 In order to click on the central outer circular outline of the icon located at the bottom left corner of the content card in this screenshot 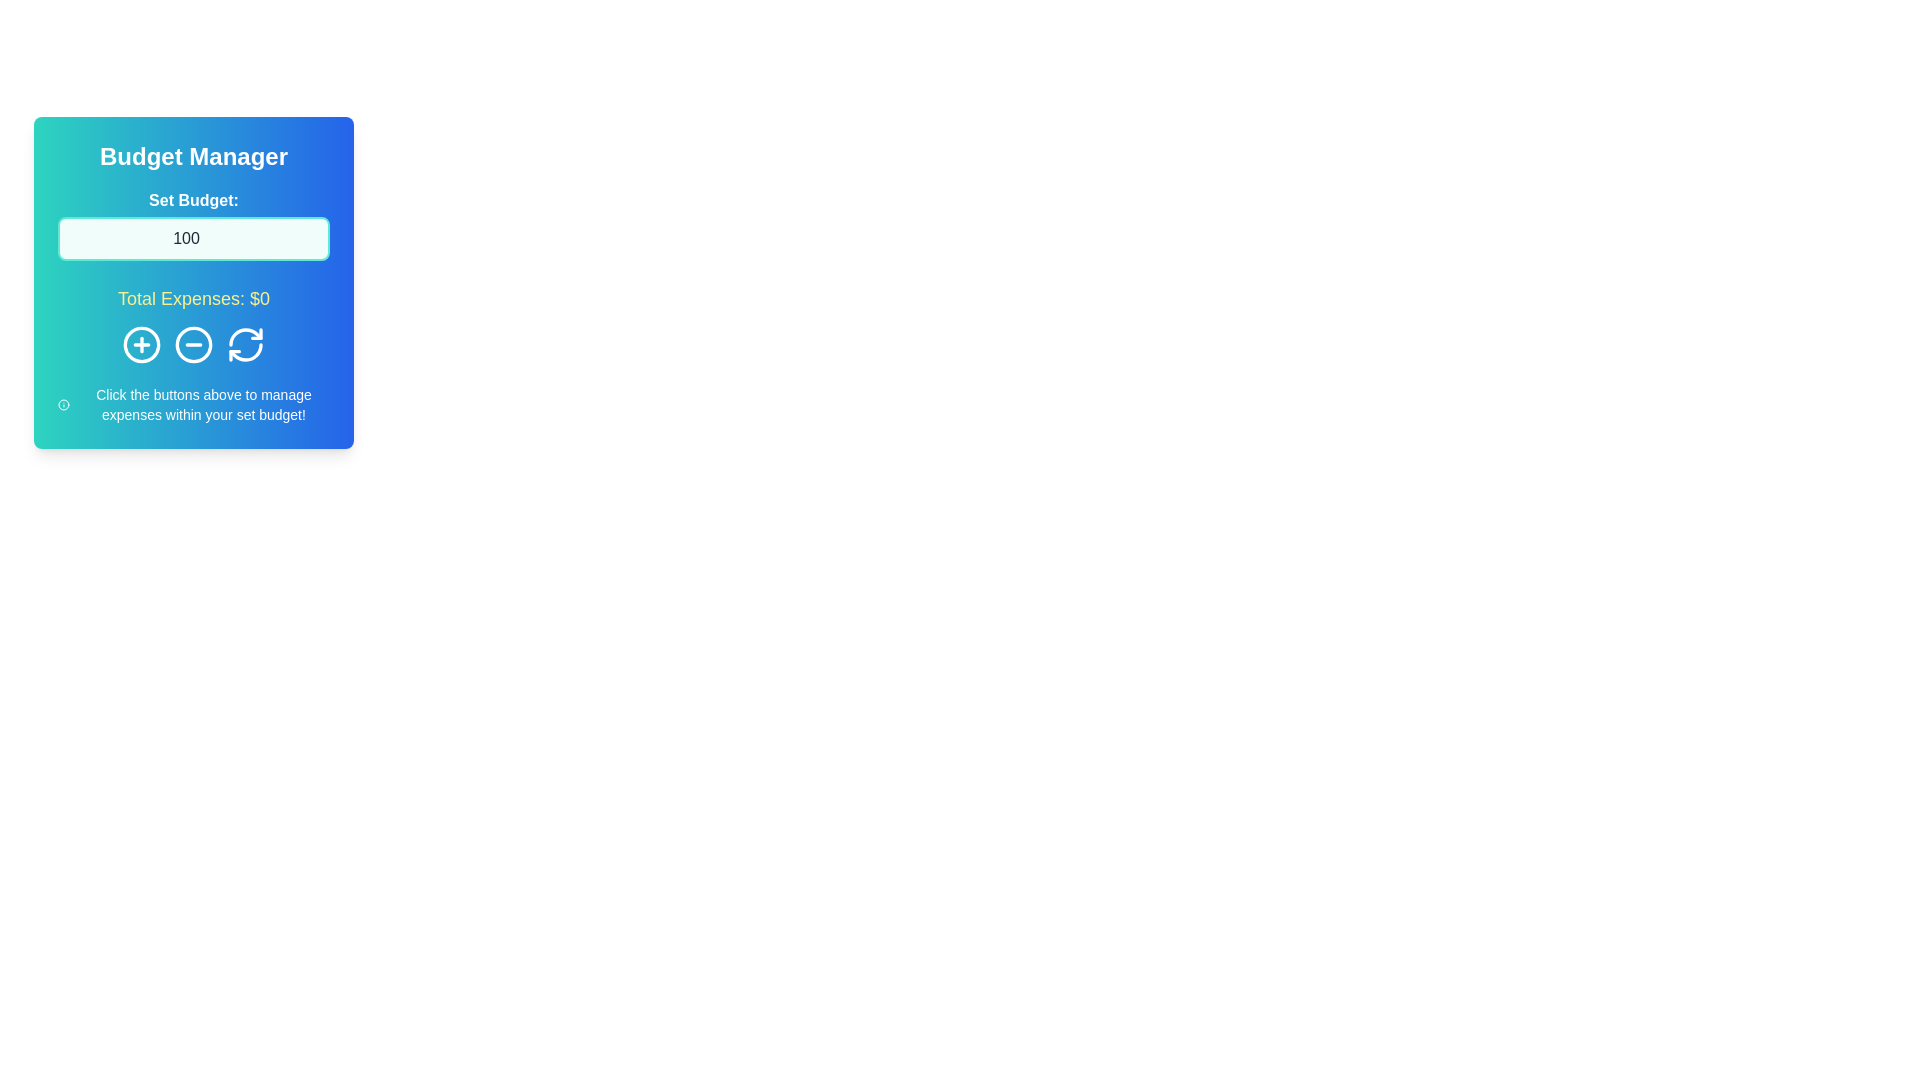, I will do `click(63, 405)`.